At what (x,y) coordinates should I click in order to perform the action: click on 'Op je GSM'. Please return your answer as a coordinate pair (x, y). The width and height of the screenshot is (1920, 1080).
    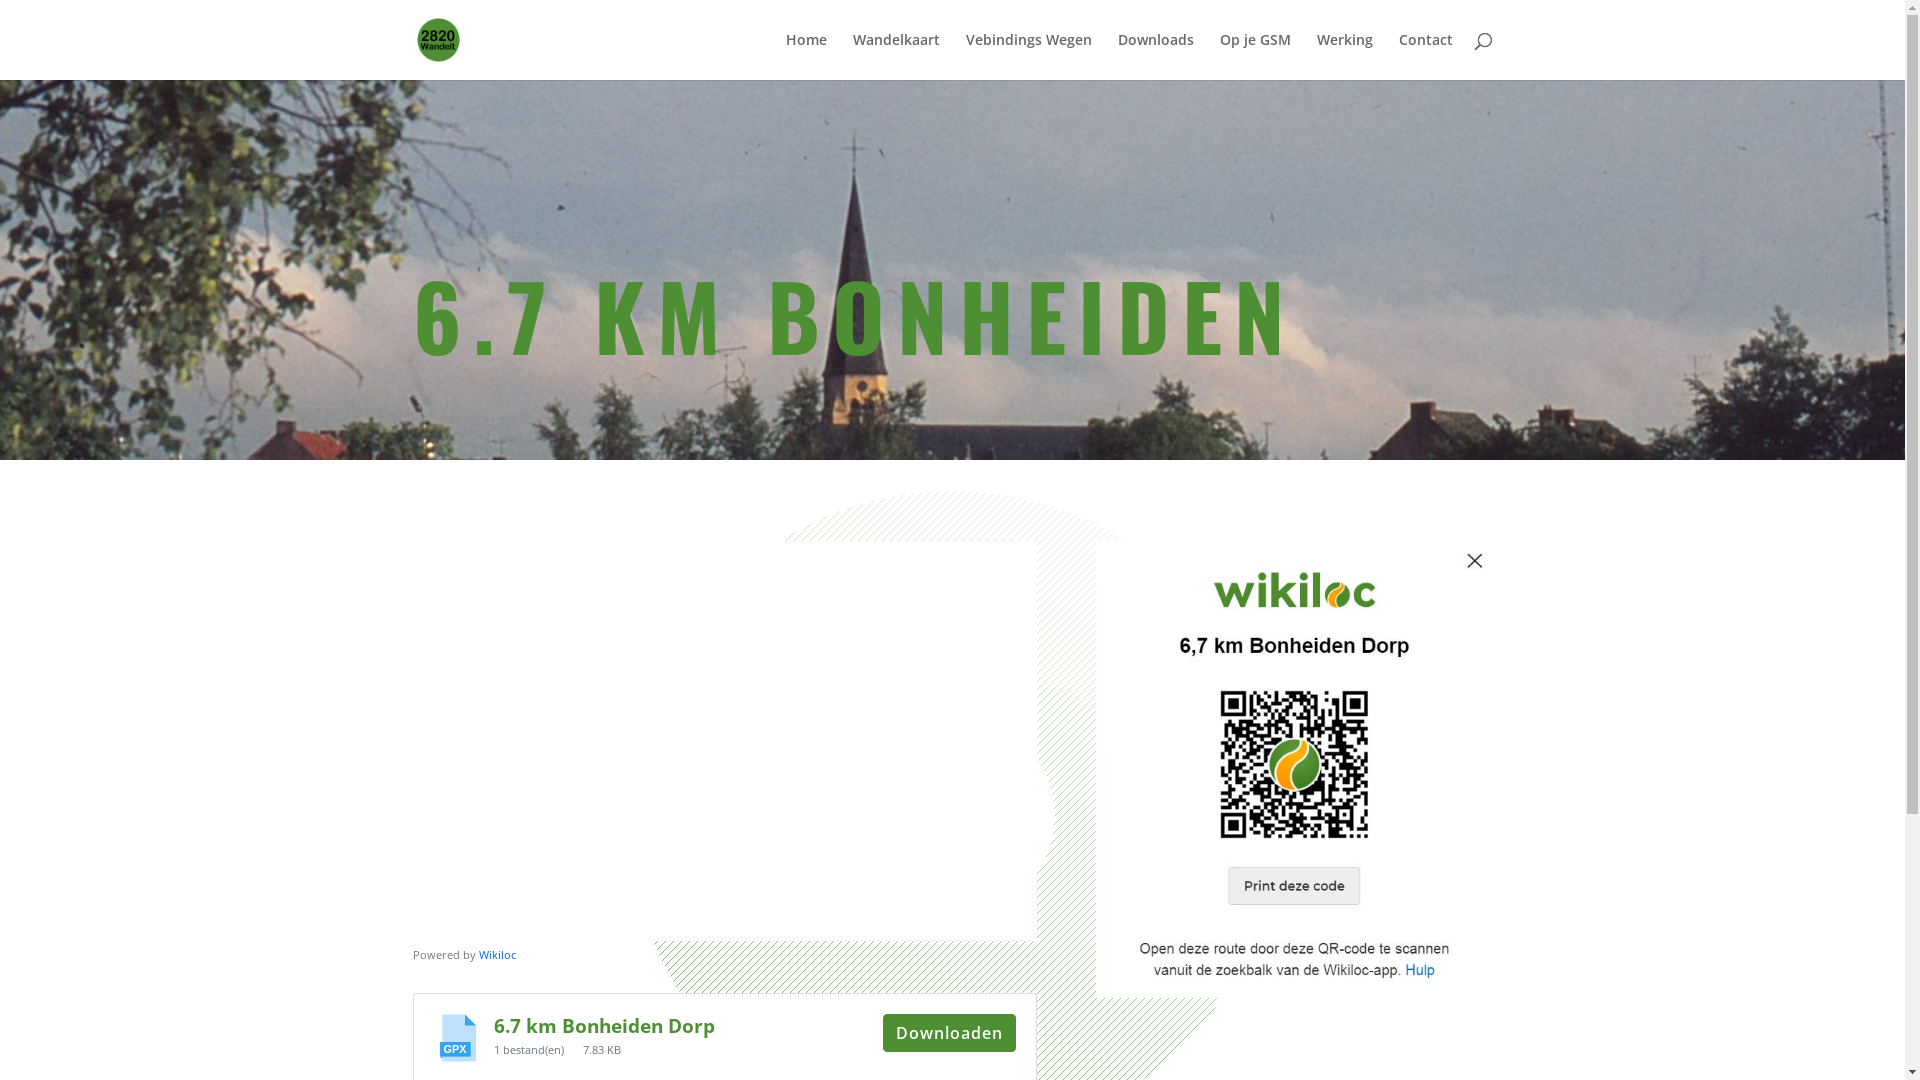
    Looking at the image, I should click on (1254, 55).